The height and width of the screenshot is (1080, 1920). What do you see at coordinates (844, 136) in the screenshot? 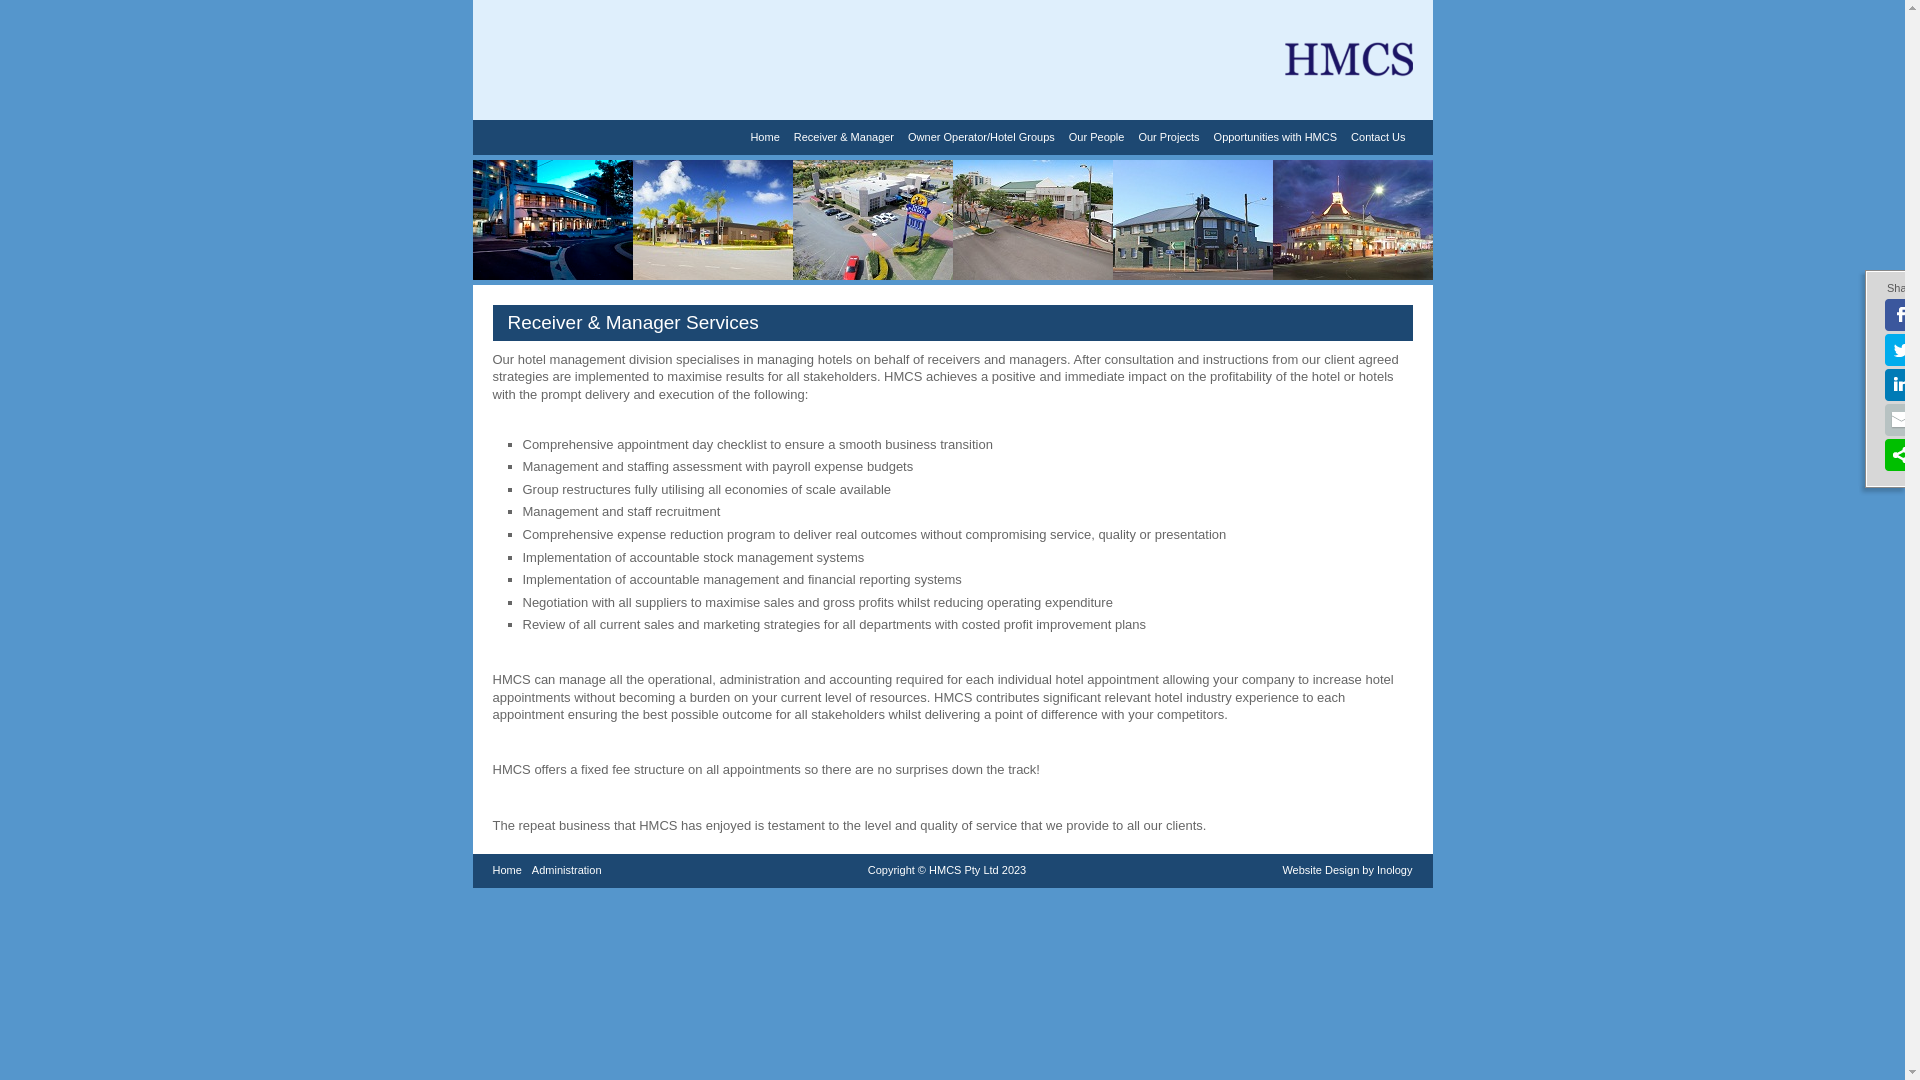
I see `'Receiver & Manager'` at bounding box center [844, 136].